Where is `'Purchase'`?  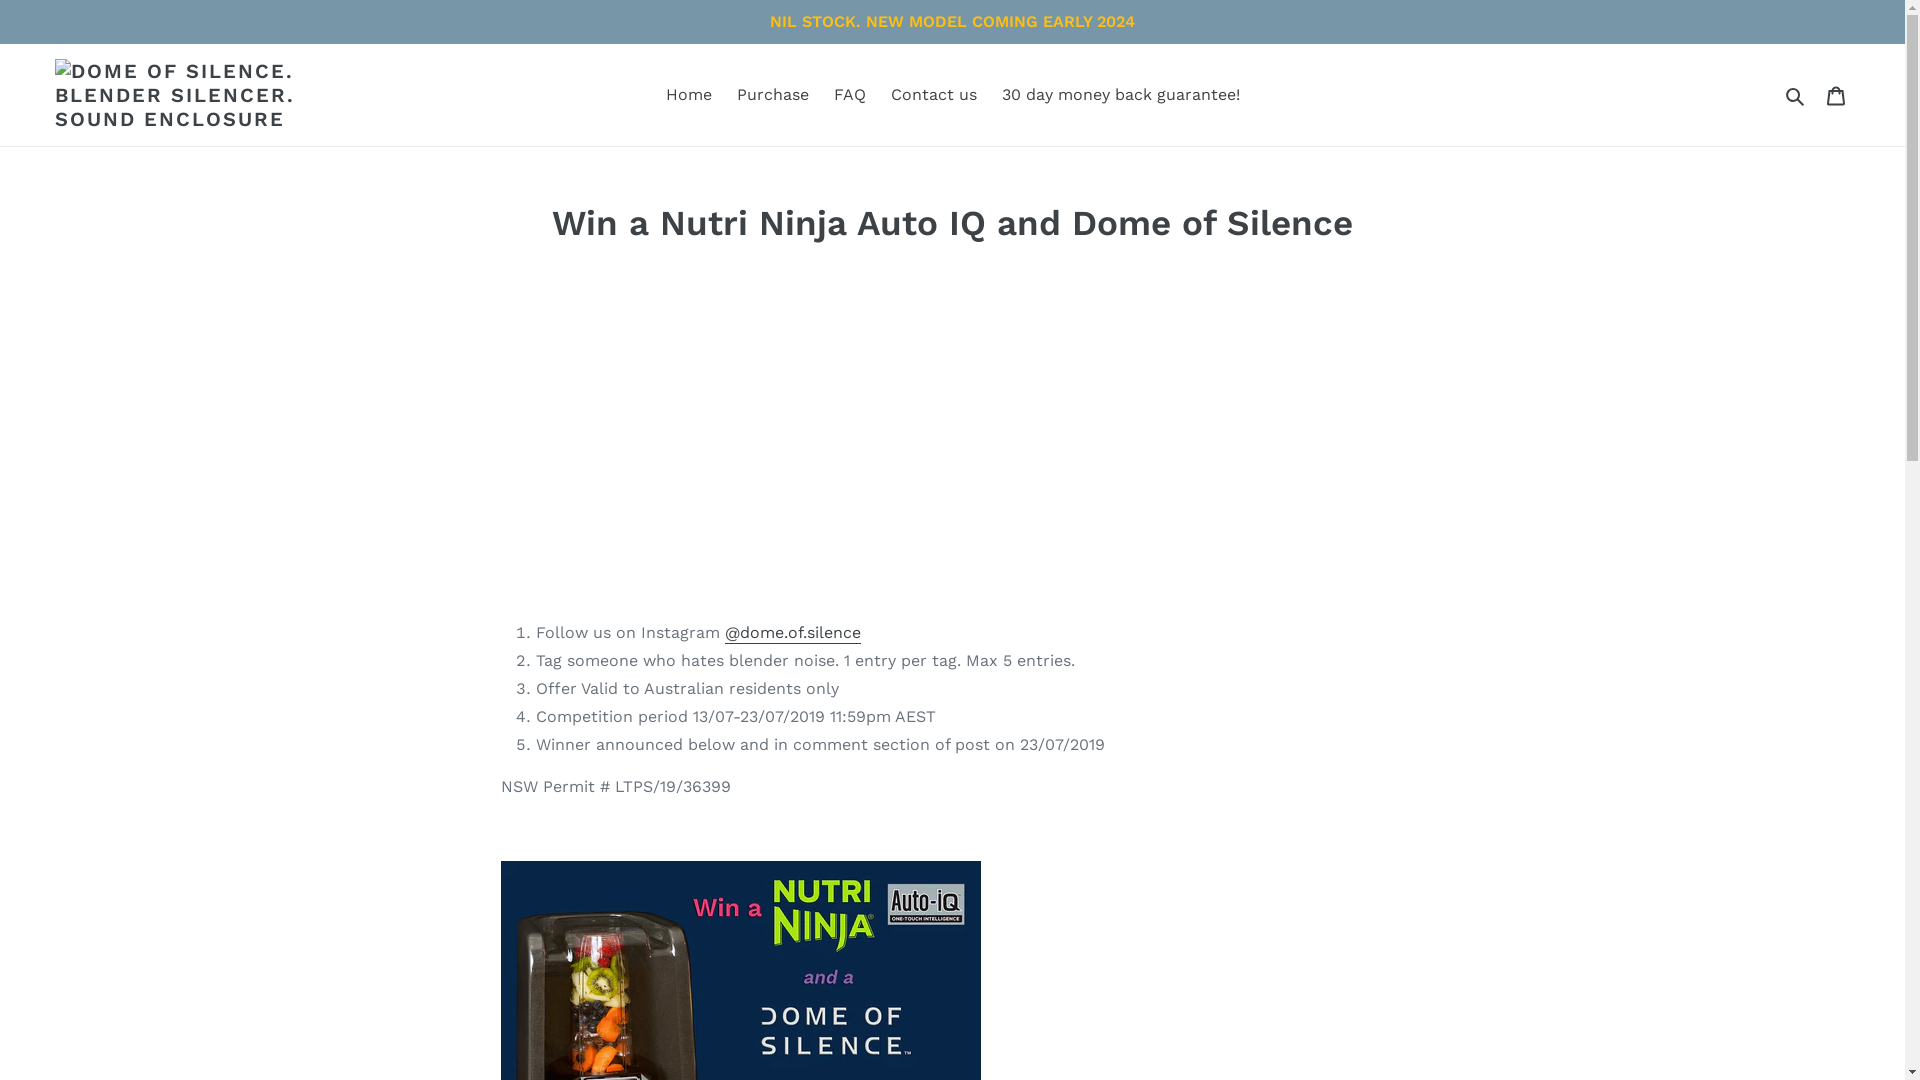 'Purchase' is located at coordinates (771, 95).